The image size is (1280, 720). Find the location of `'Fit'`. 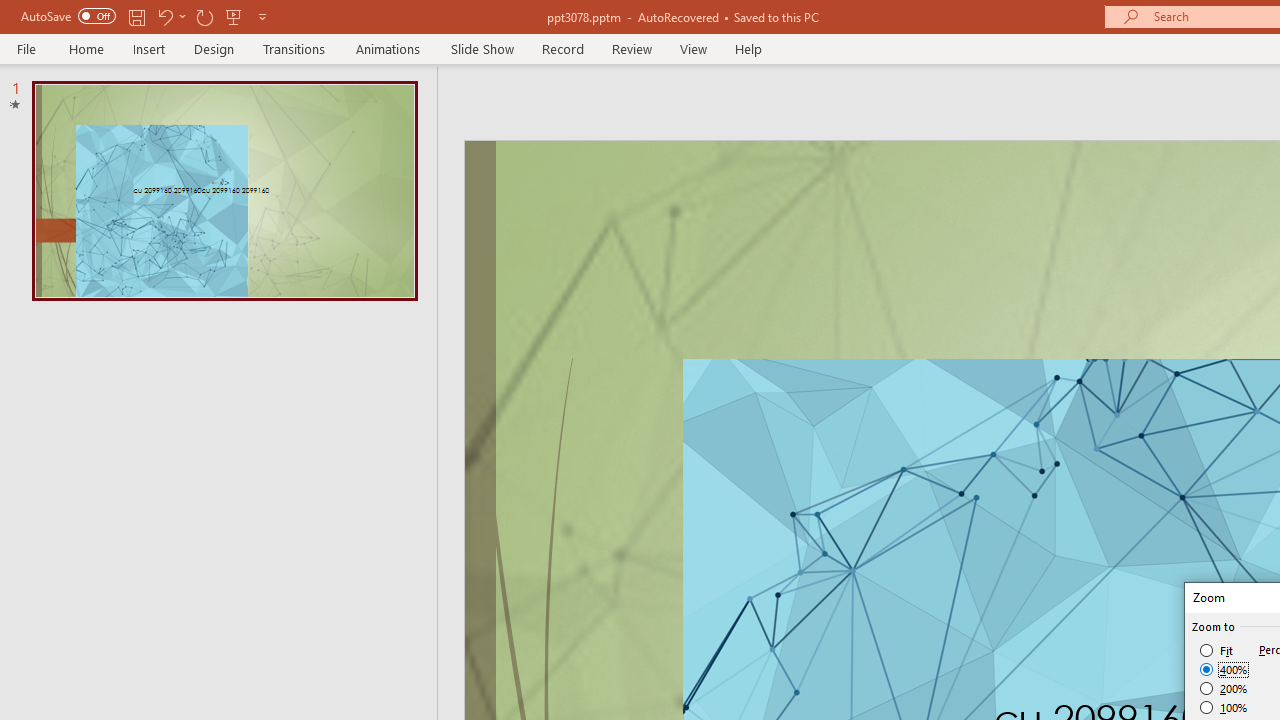

'Fit' is located at coordinates (1216, 650).